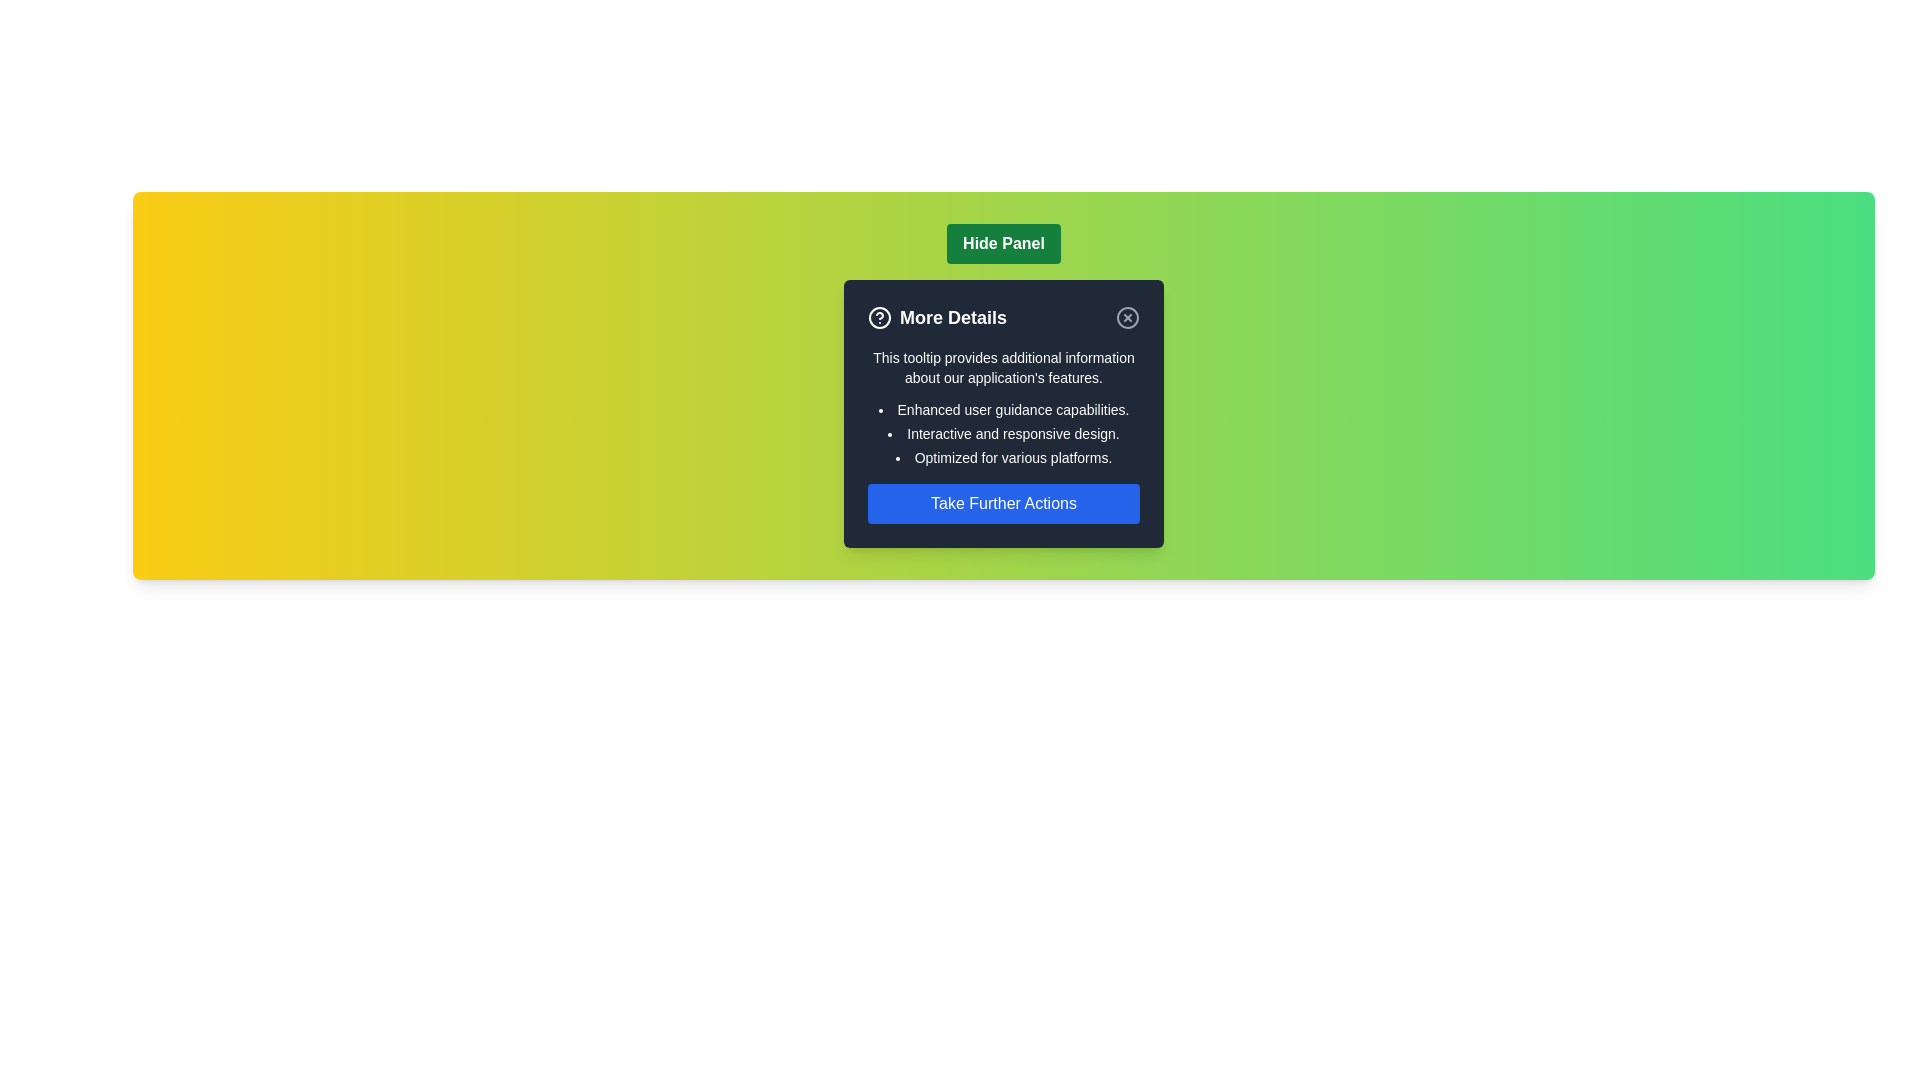 This screenshot has width=1920, height=1080. What do you see at coordinates (1003, 503) in the screenshot?
I see `the button located at the bottom of the tooltip with a dark gray background` at bounding box center [1003, 503].